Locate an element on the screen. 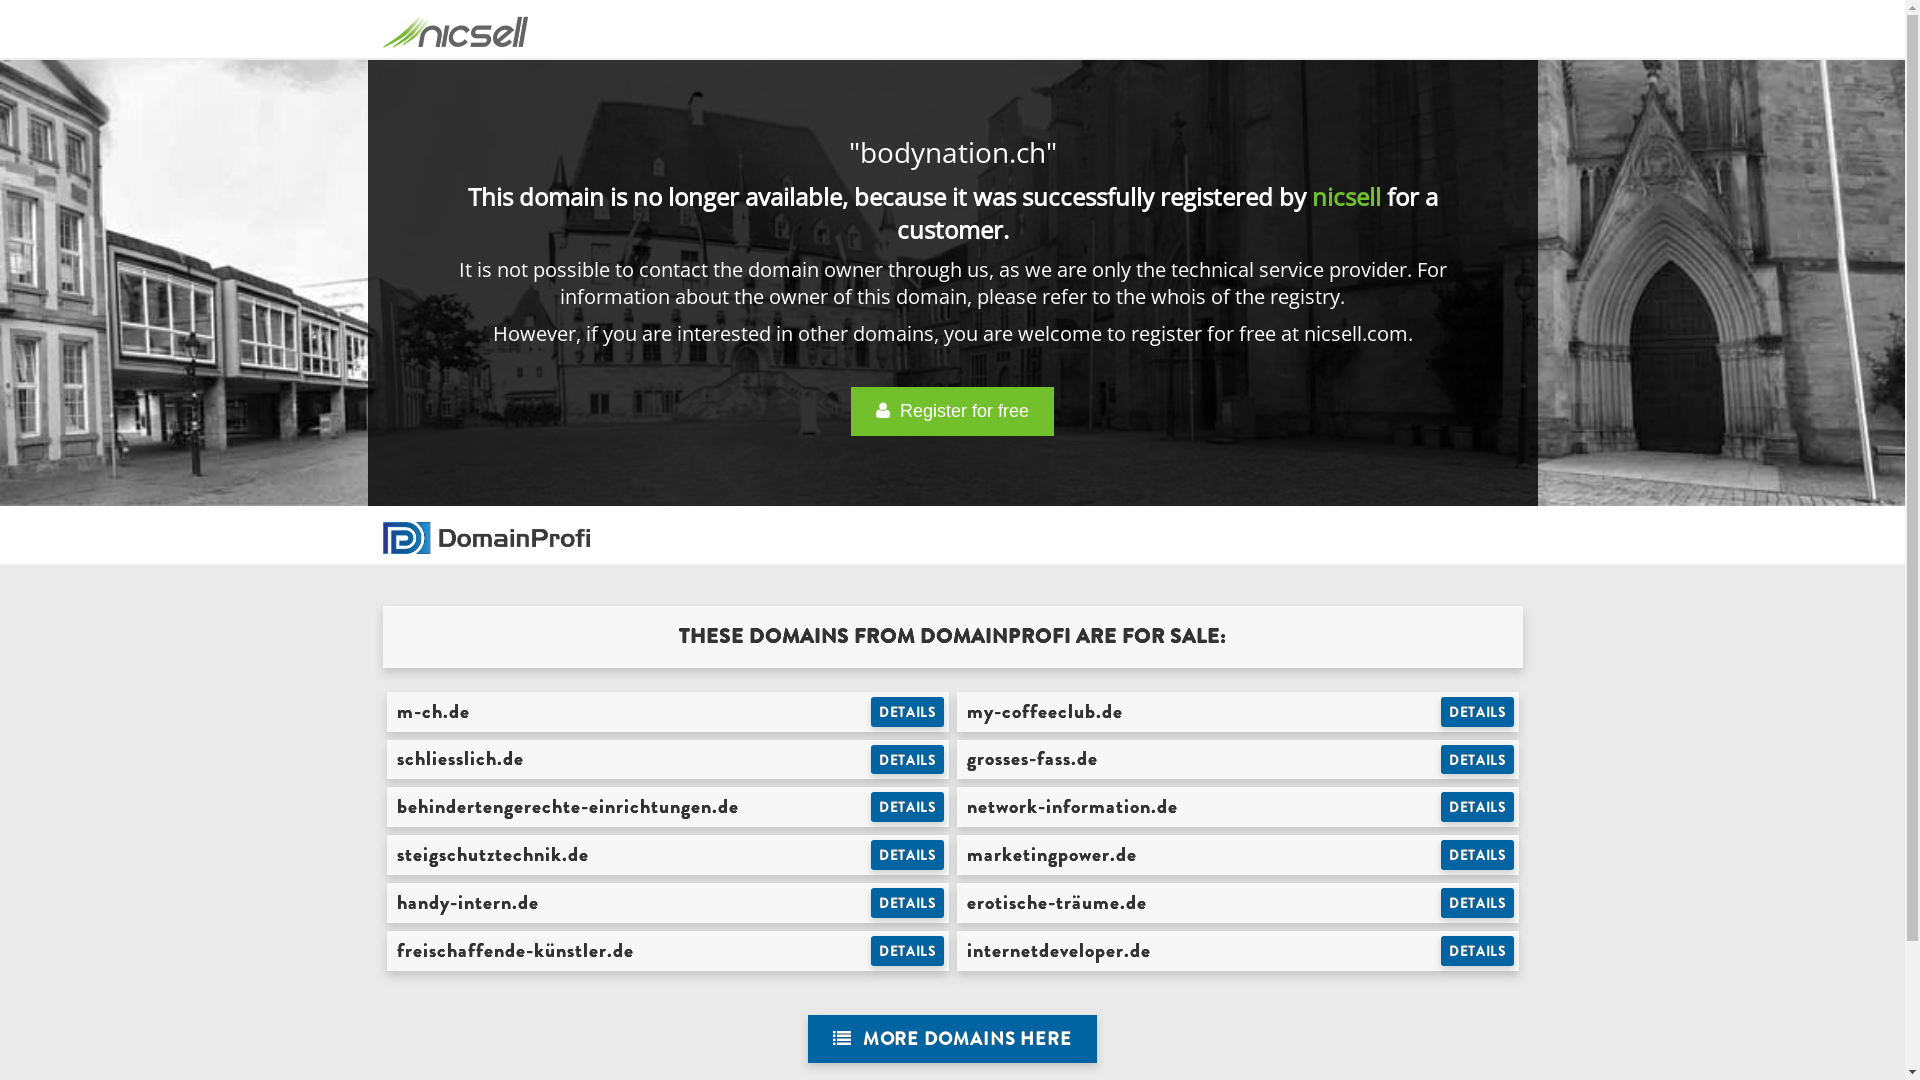 The height and width of the screenshot is (1080, 1920). 'DETAILS' is located at coordinates (1477, 711).